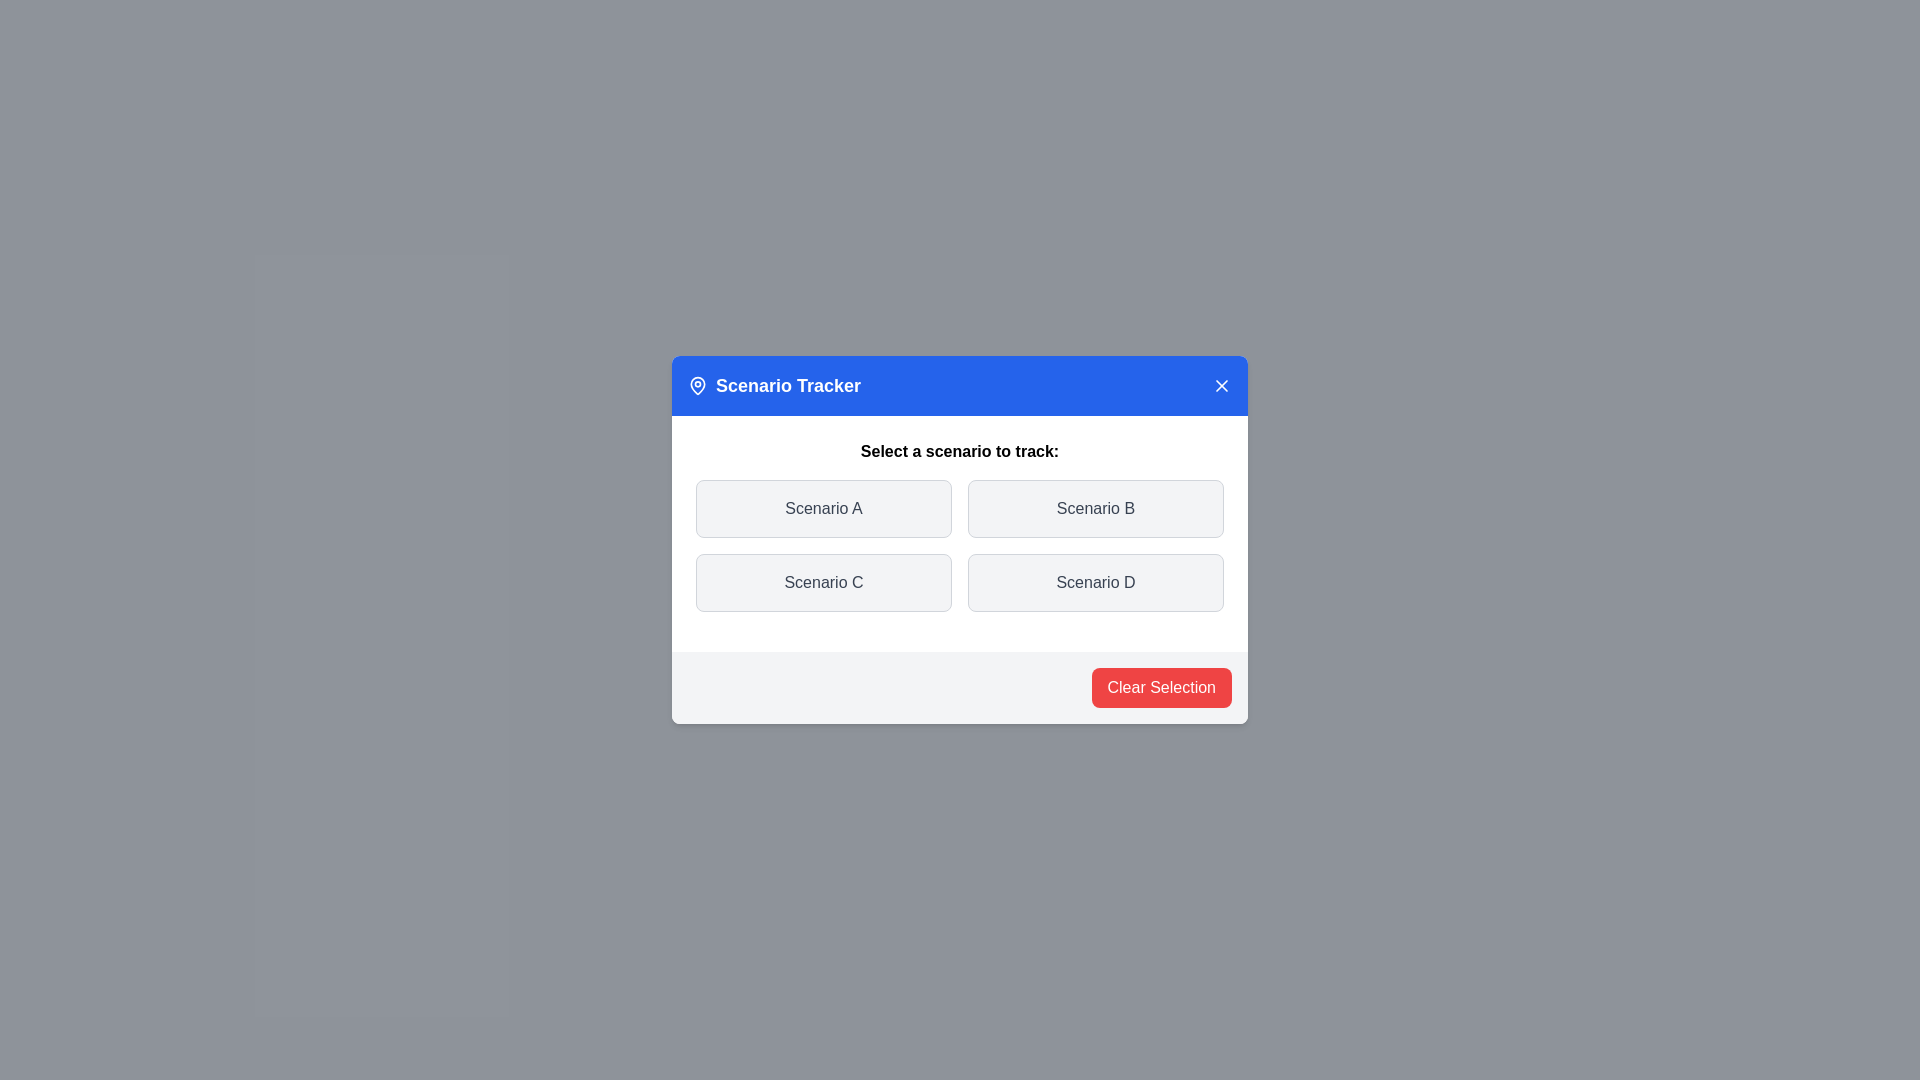 The image size is (1920, 1080). I want to click on the scenario Scenario D by clicking on its respective button, so click(1094, 582).